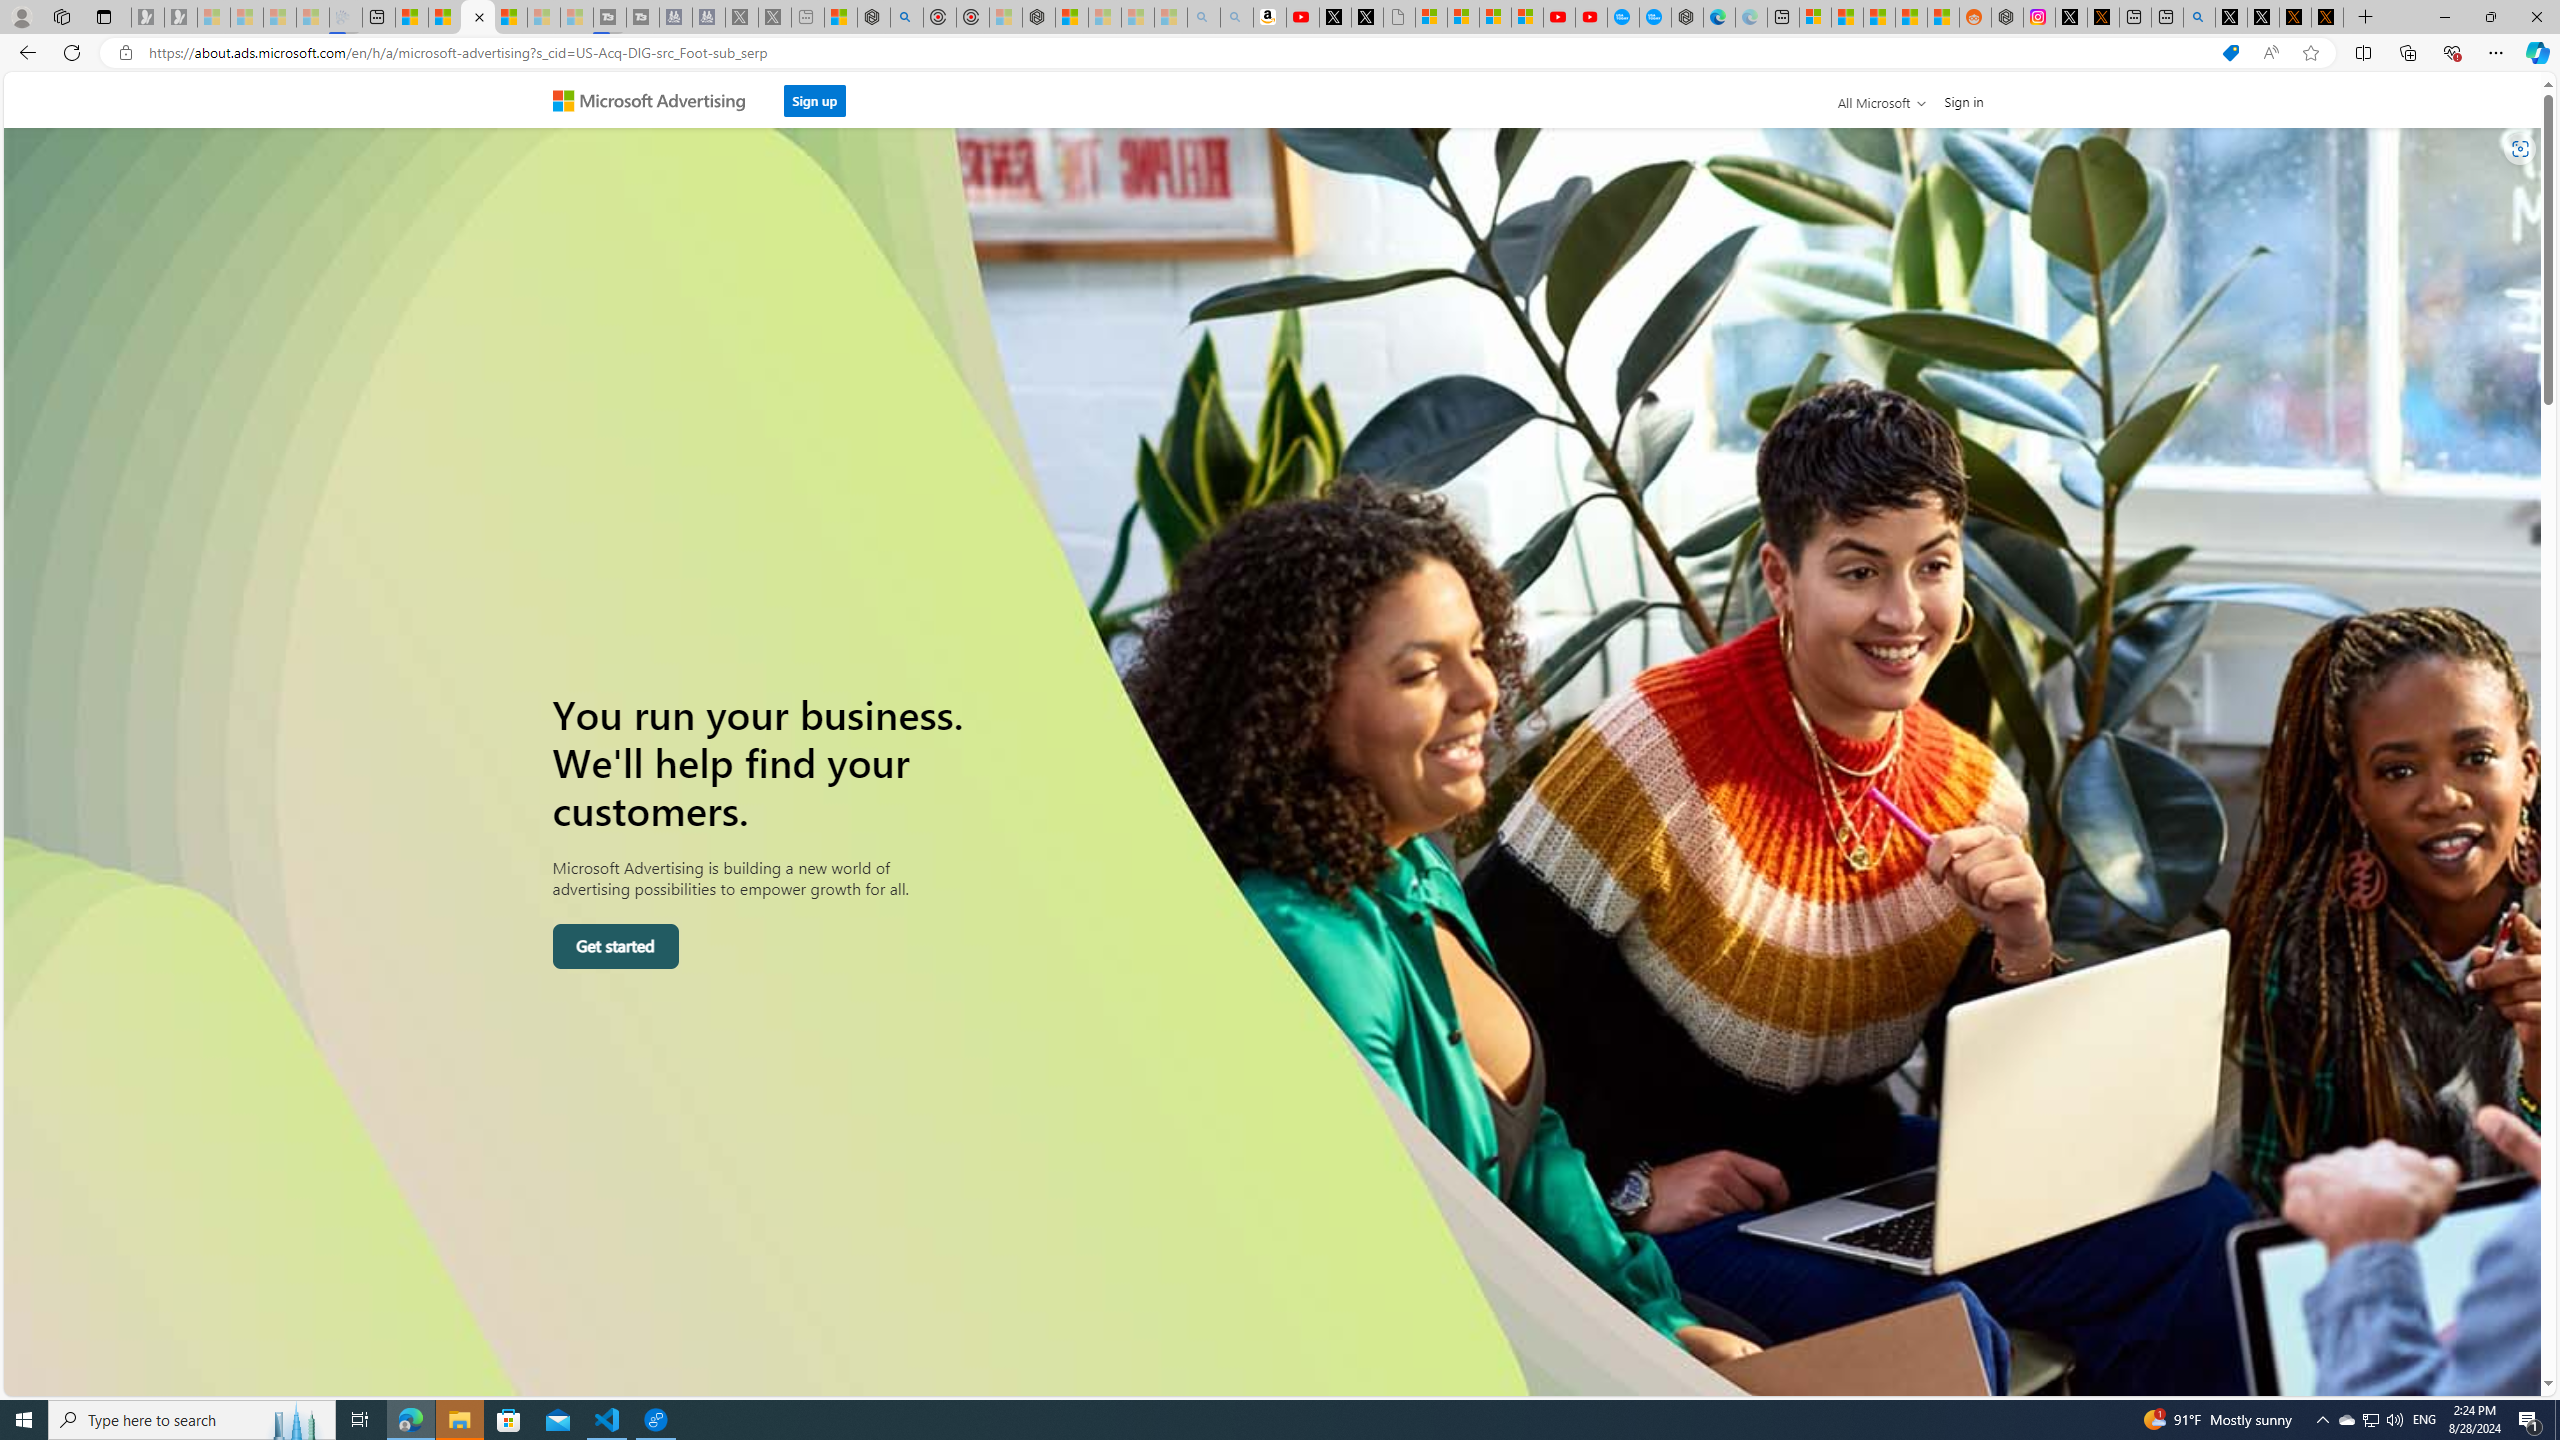 The image size is (2560, 1440). Describe the element at coordinates (476, 16) in the screenshot. I see `'Overview'` at that location.